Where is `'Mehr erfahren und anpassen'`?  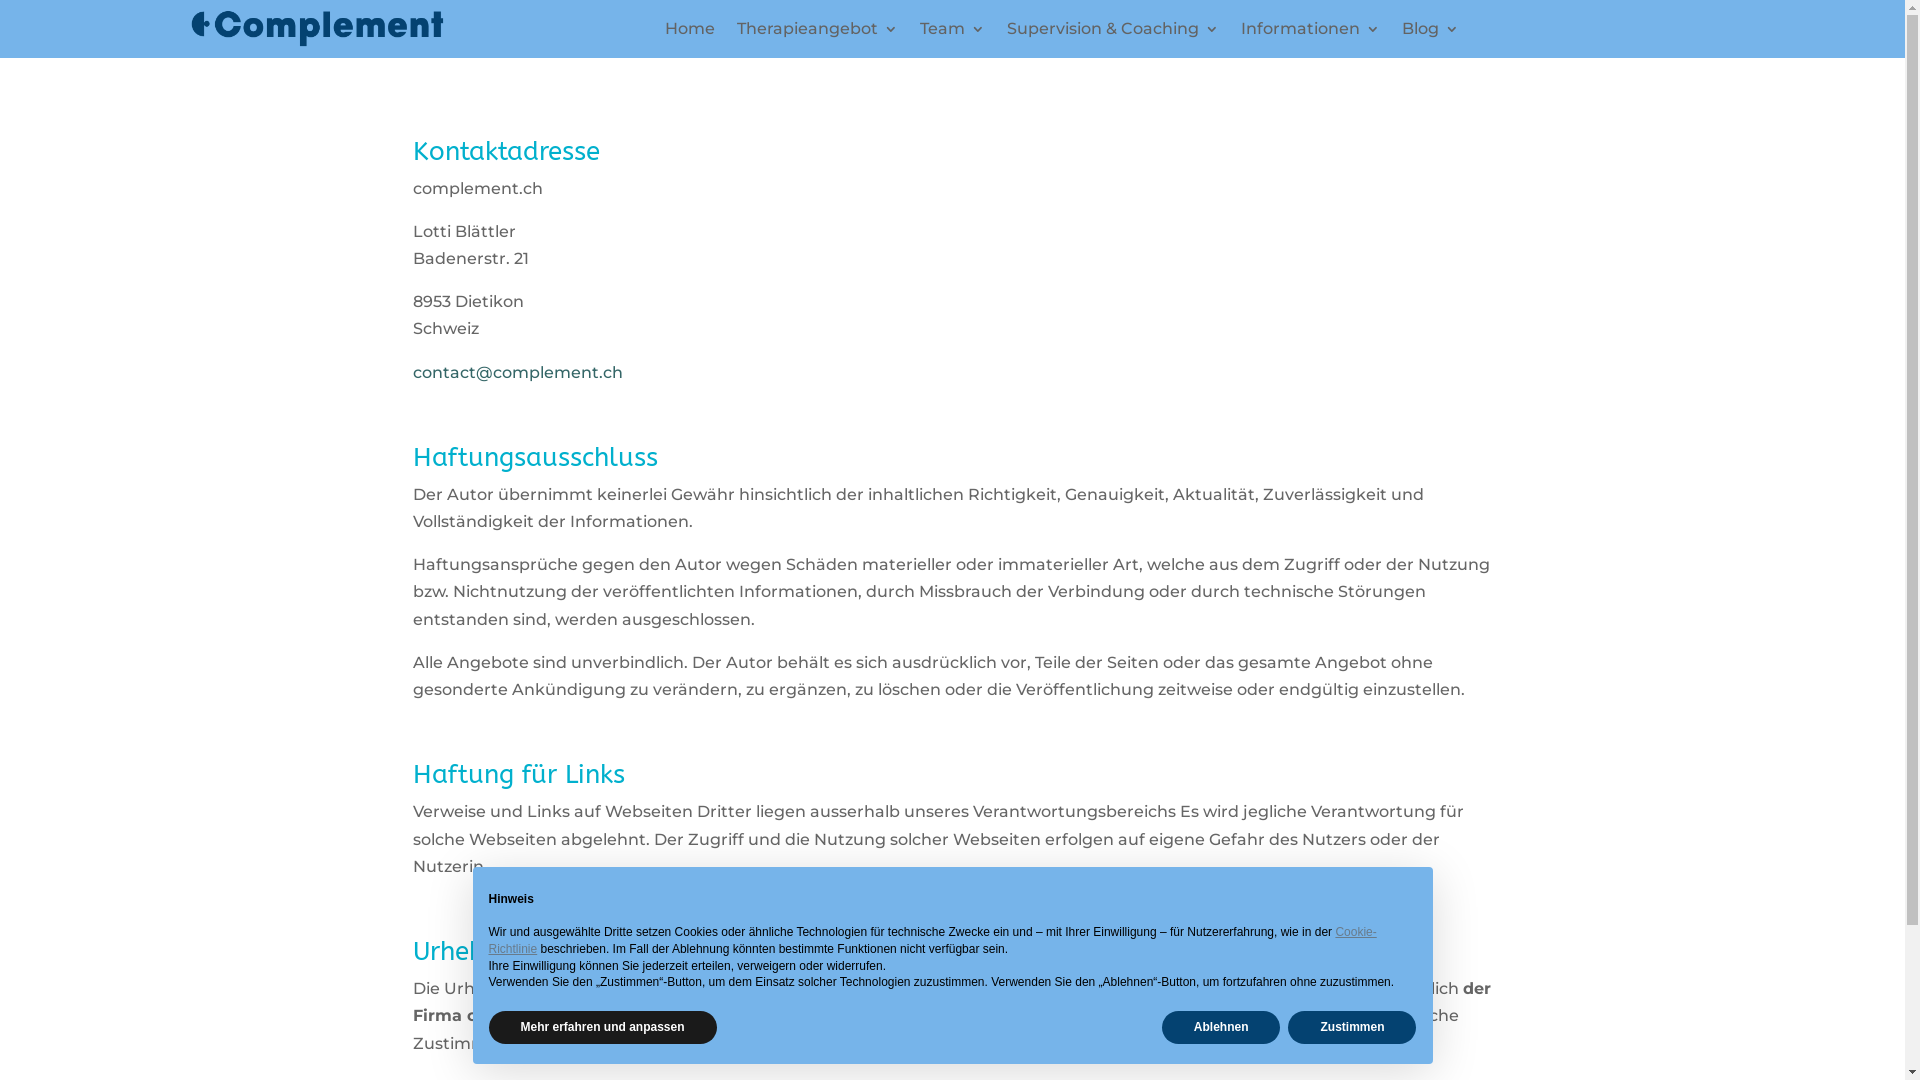
'Mehr erfahren und anpassen' is located at coordinates (600, 1027).